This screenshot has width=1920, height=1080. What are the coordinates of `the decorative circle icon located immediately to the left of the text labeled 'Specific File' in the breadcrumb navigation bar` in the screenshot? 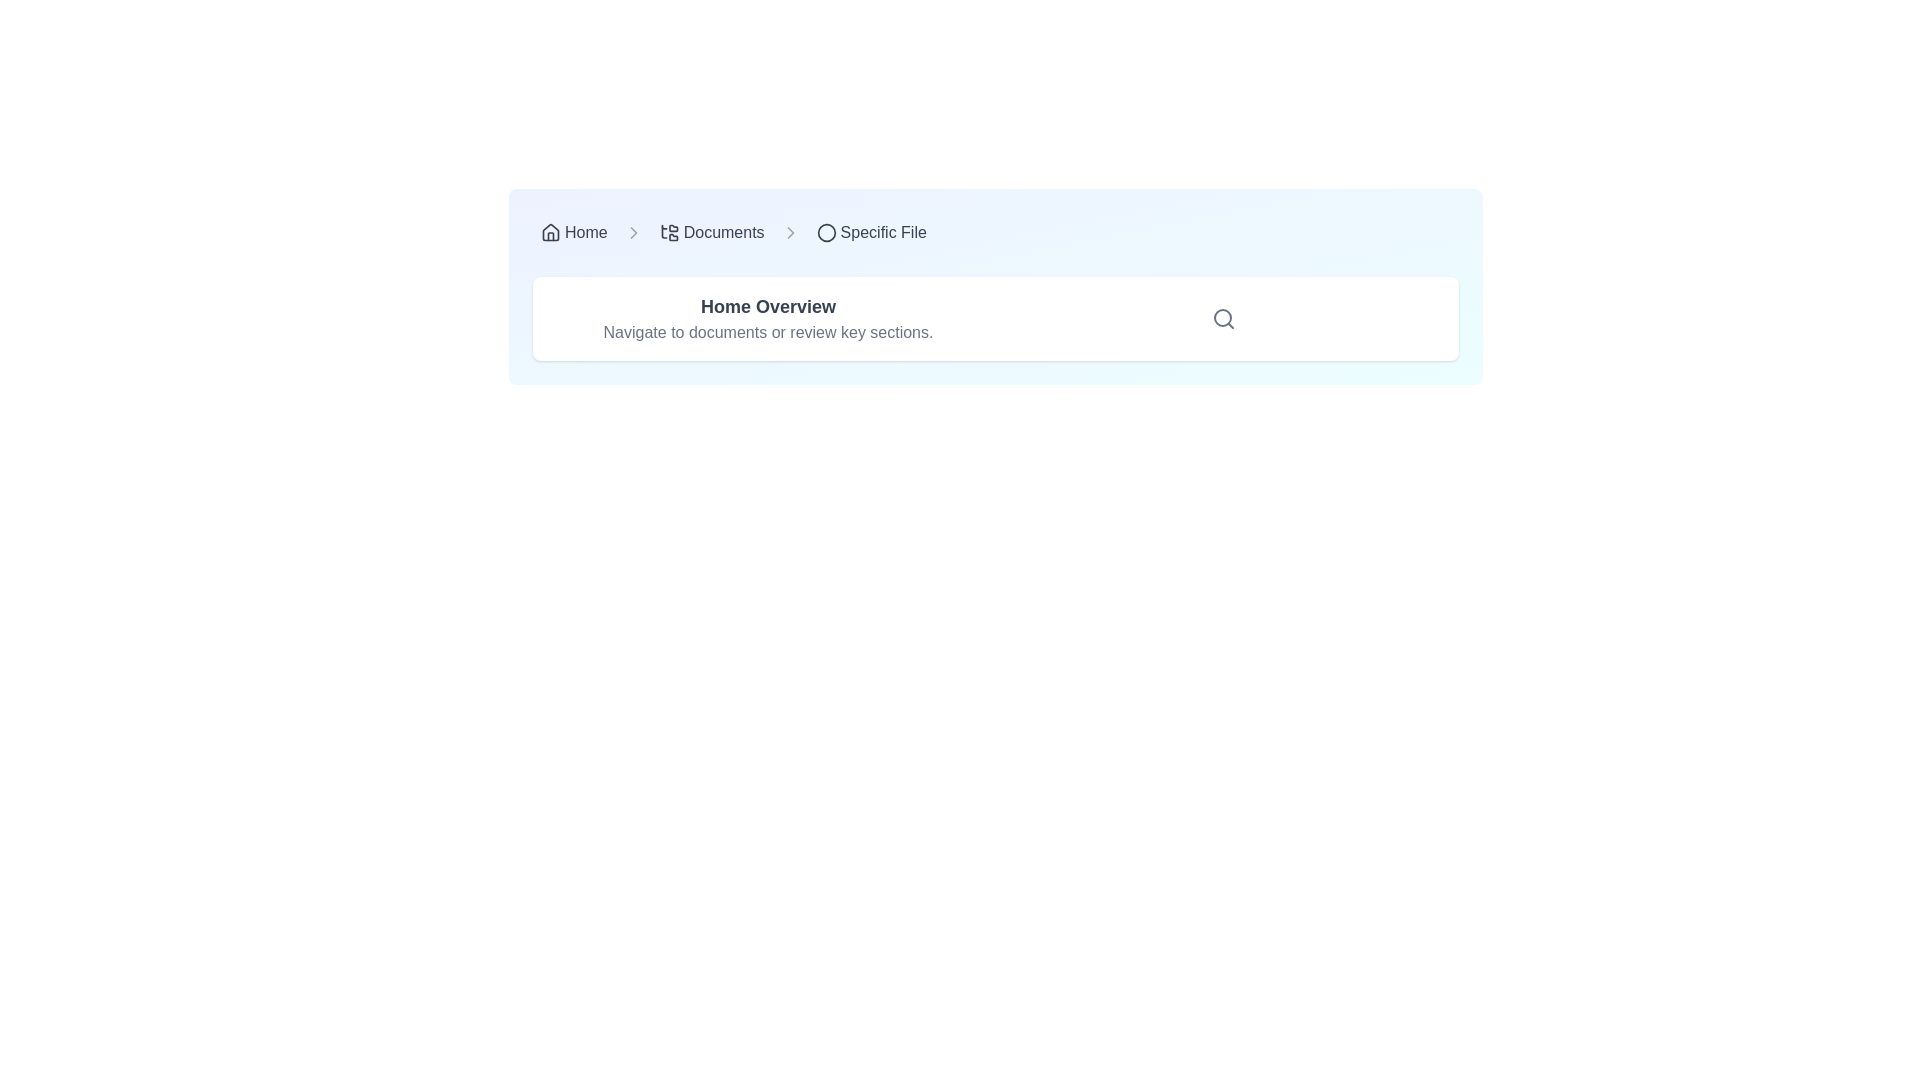 It's located at (826, 231).